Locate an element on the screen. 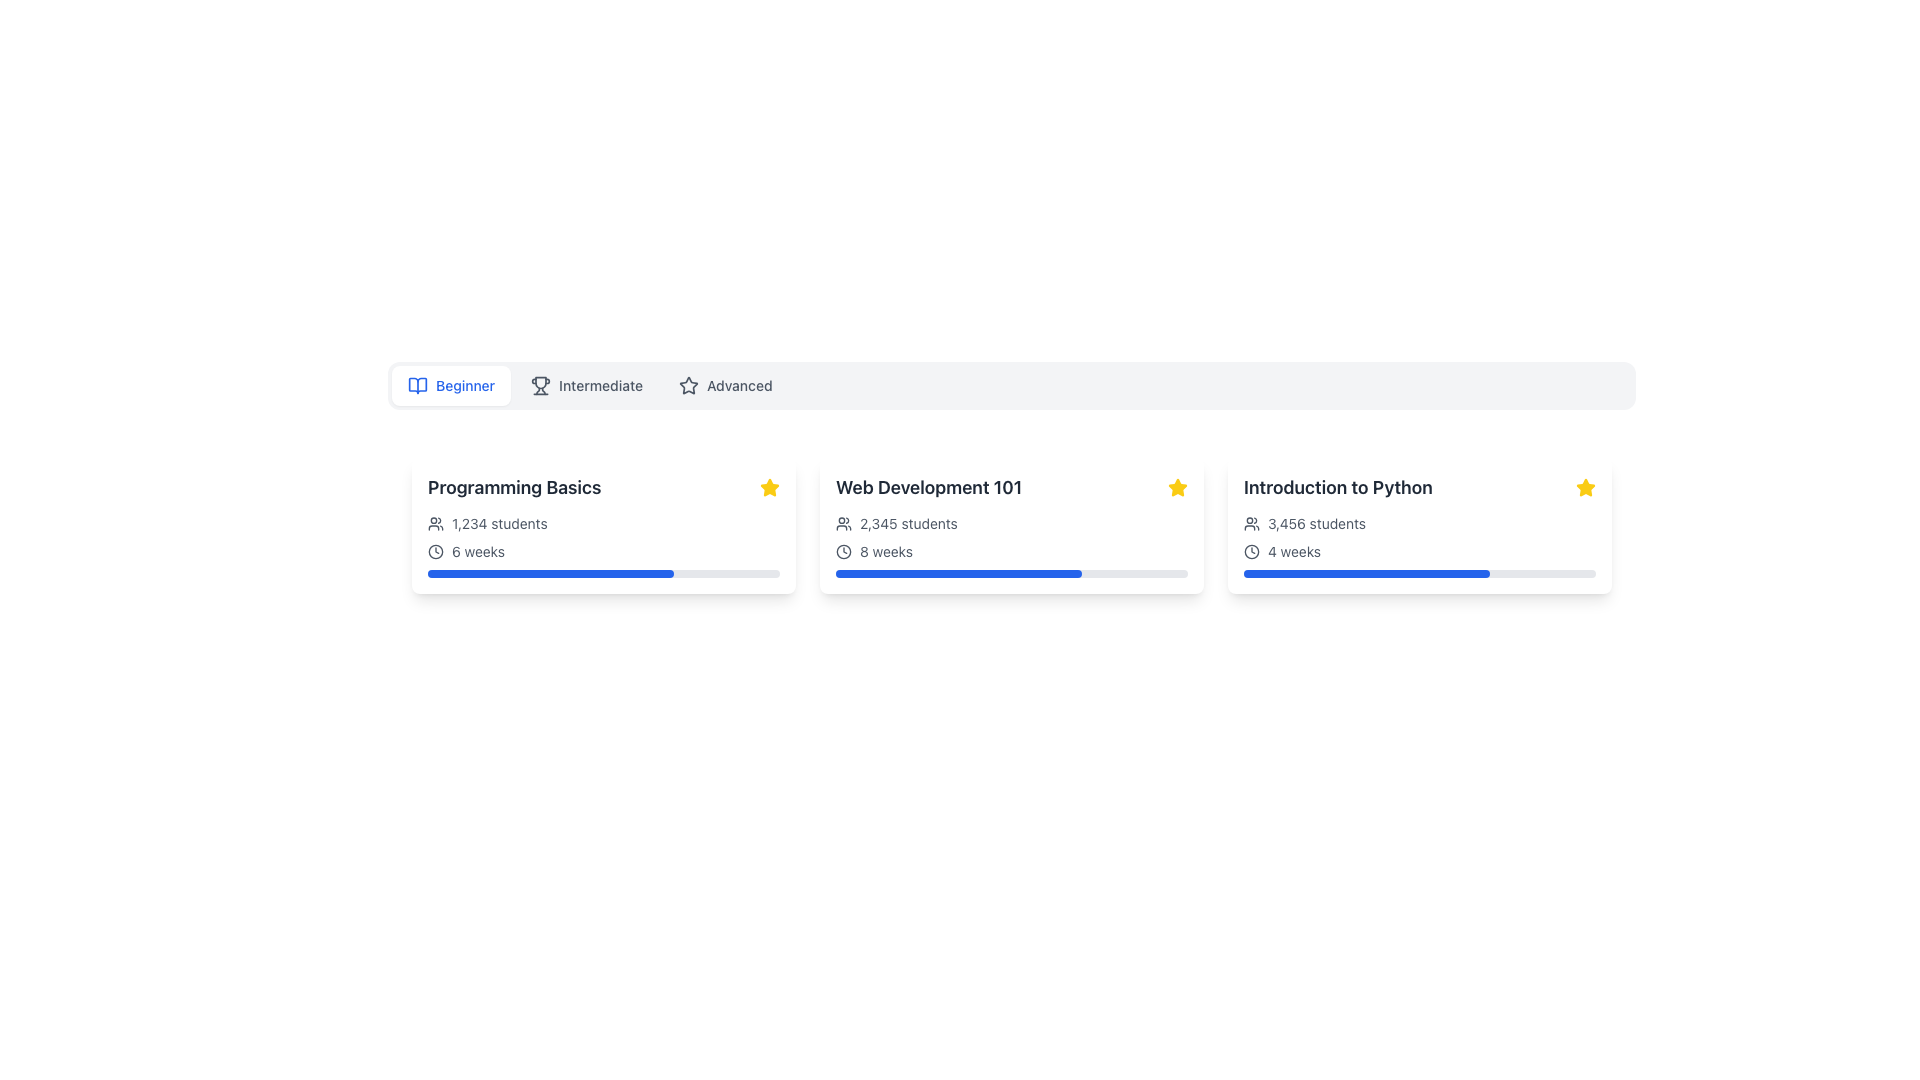 The width and height of the screenshot is (1920, 1080). the text label 'Intermediate' which is displayed in a medium-weight gray font and is positioned centrally between 'Beginner' and 'Advanced' is located at coordinates (600, 385).